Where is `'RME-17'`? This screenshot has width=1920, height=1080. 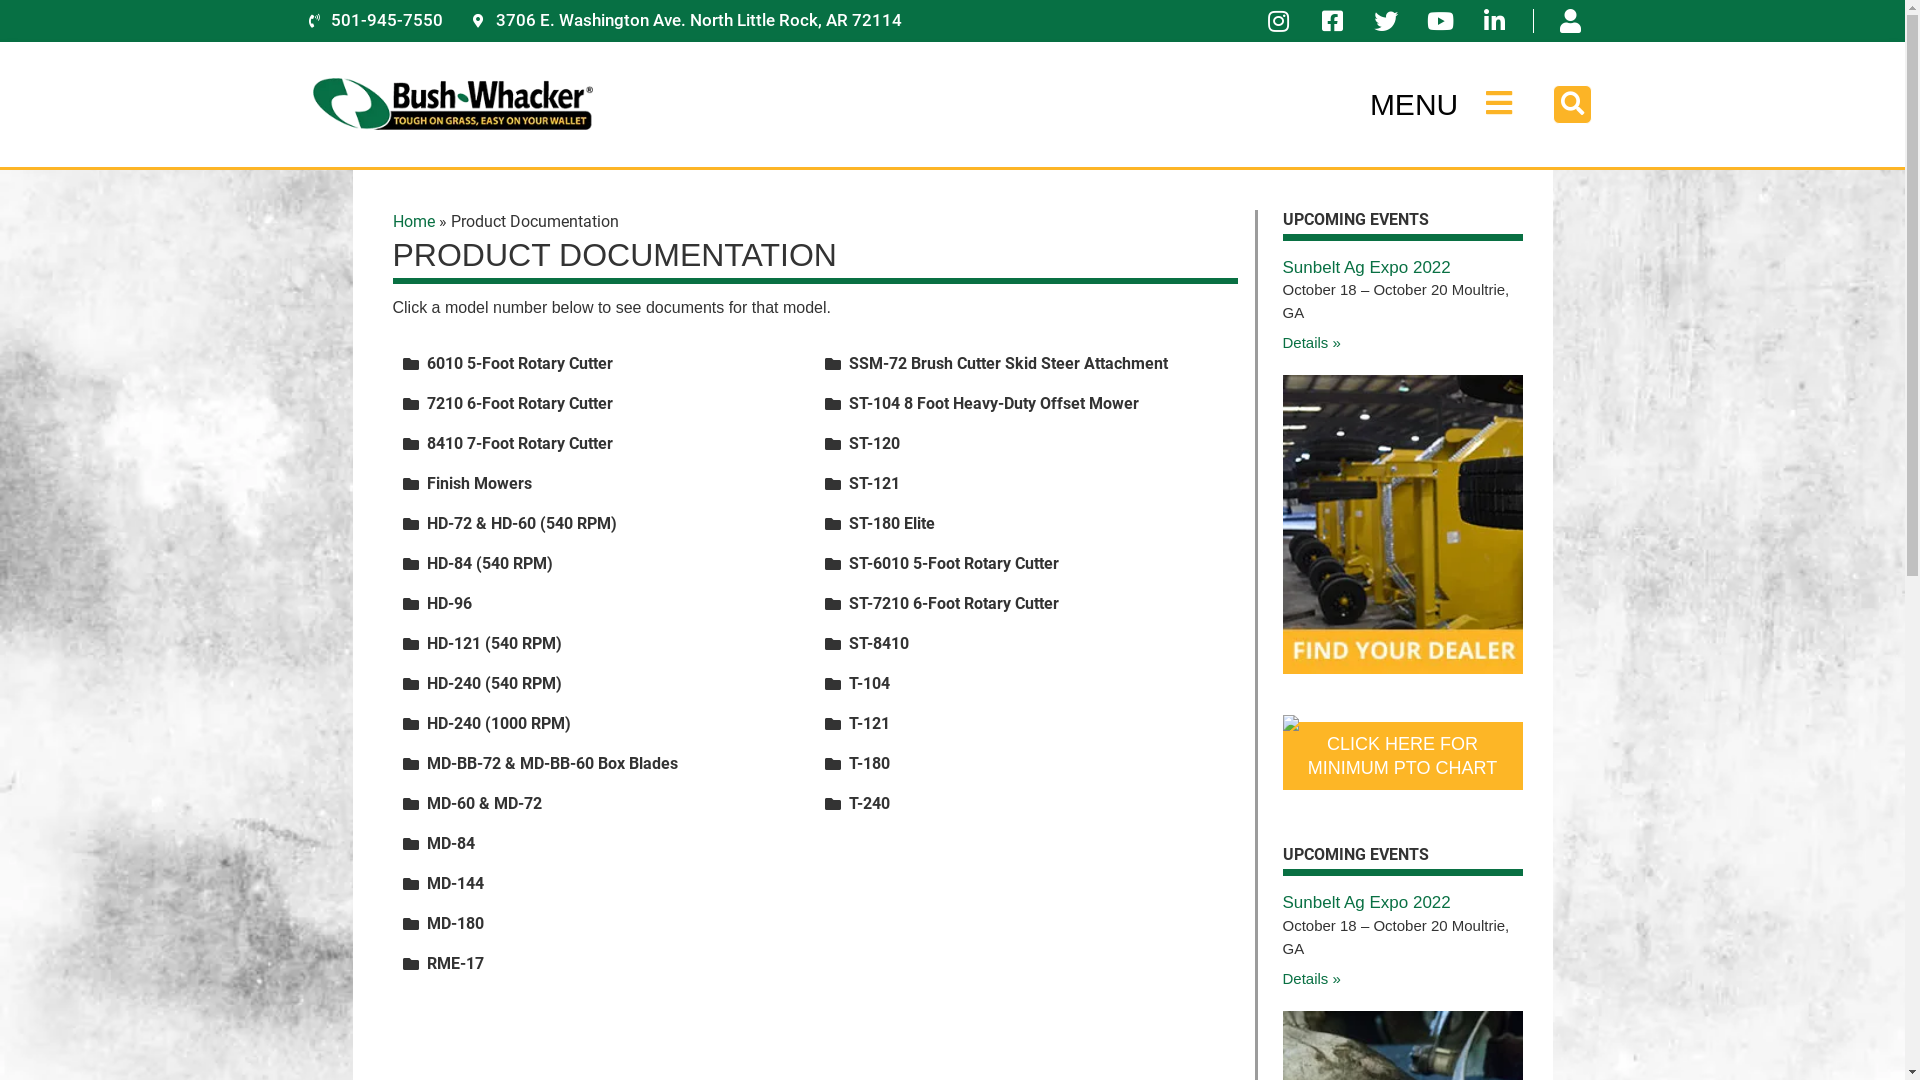
'RME-17' is located at coordinates (453, 962).